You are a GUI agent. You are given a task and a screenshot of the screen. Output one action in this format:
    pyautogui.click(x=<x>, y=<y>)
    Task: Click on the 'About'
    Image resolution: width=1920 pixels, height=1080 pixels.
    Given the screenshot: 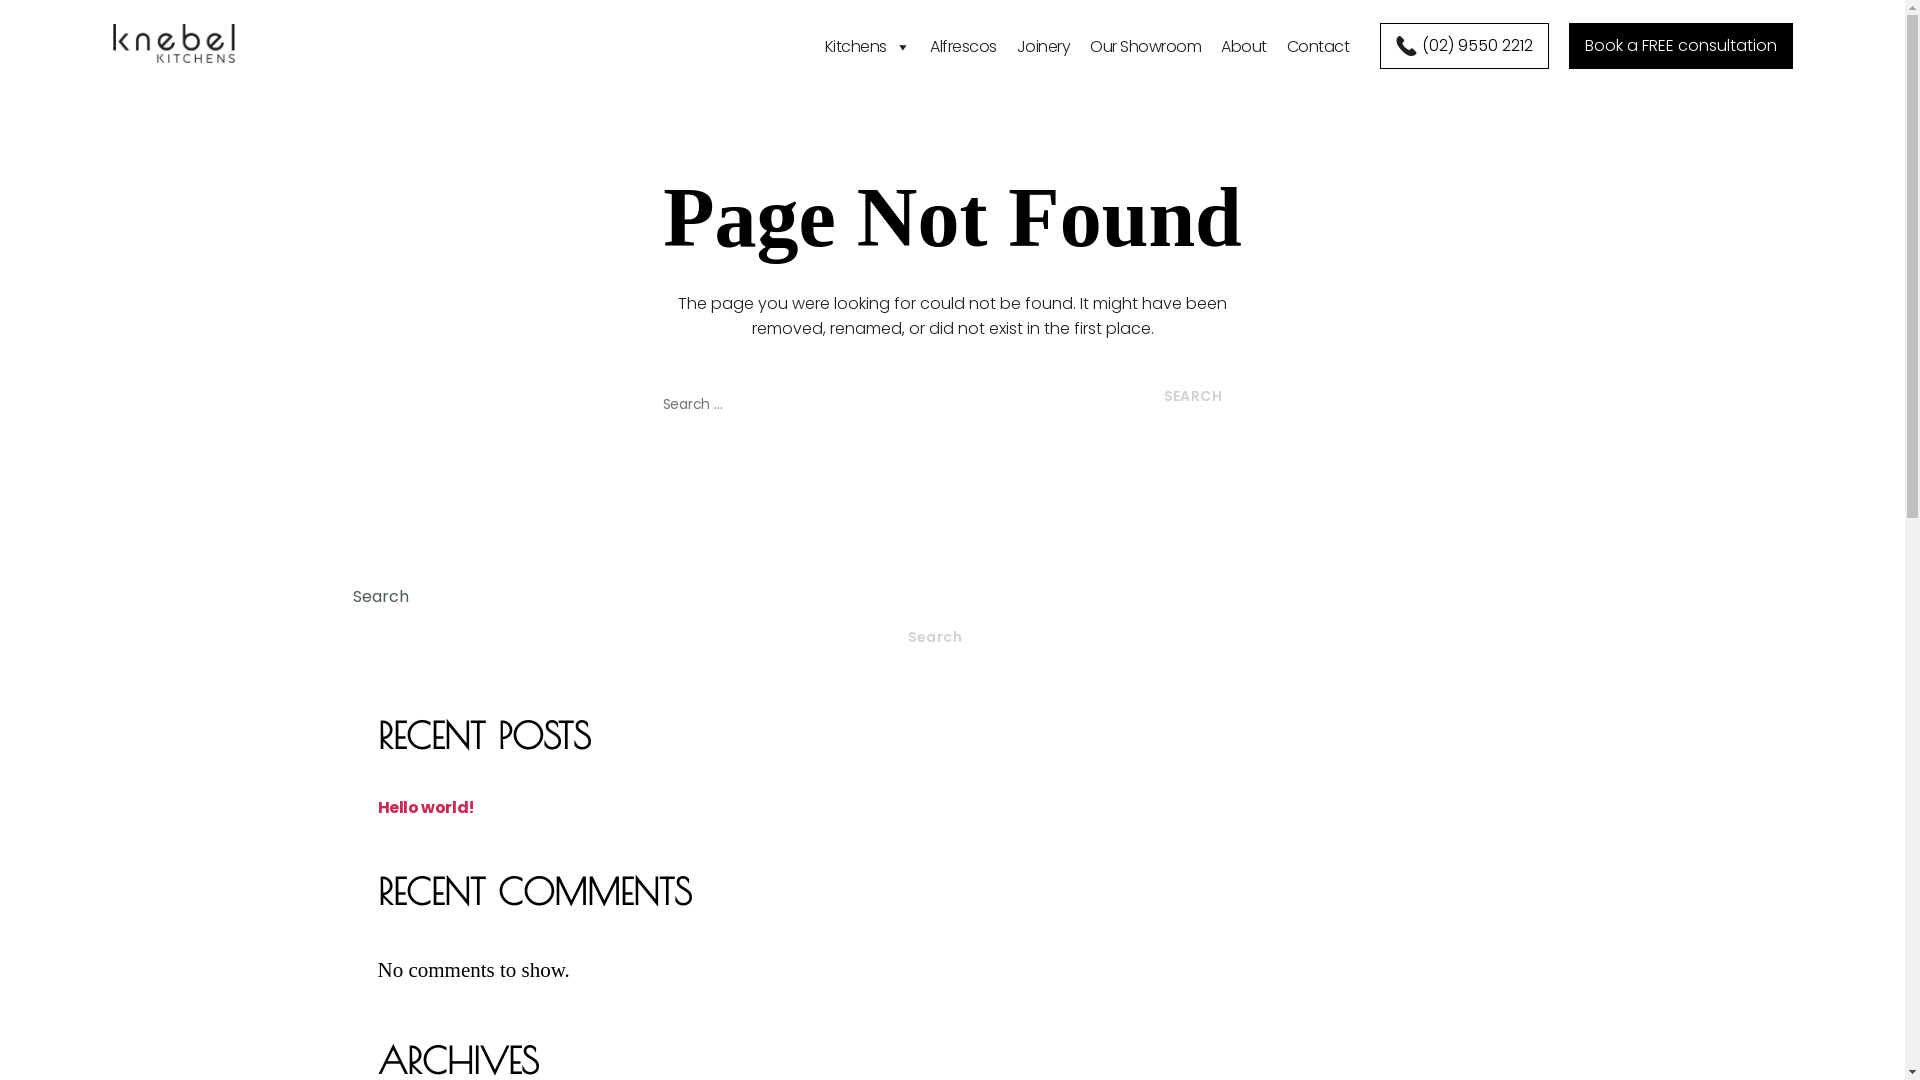 What is the action you would take?
    pyautogui.click(x=1242, y=39)
    